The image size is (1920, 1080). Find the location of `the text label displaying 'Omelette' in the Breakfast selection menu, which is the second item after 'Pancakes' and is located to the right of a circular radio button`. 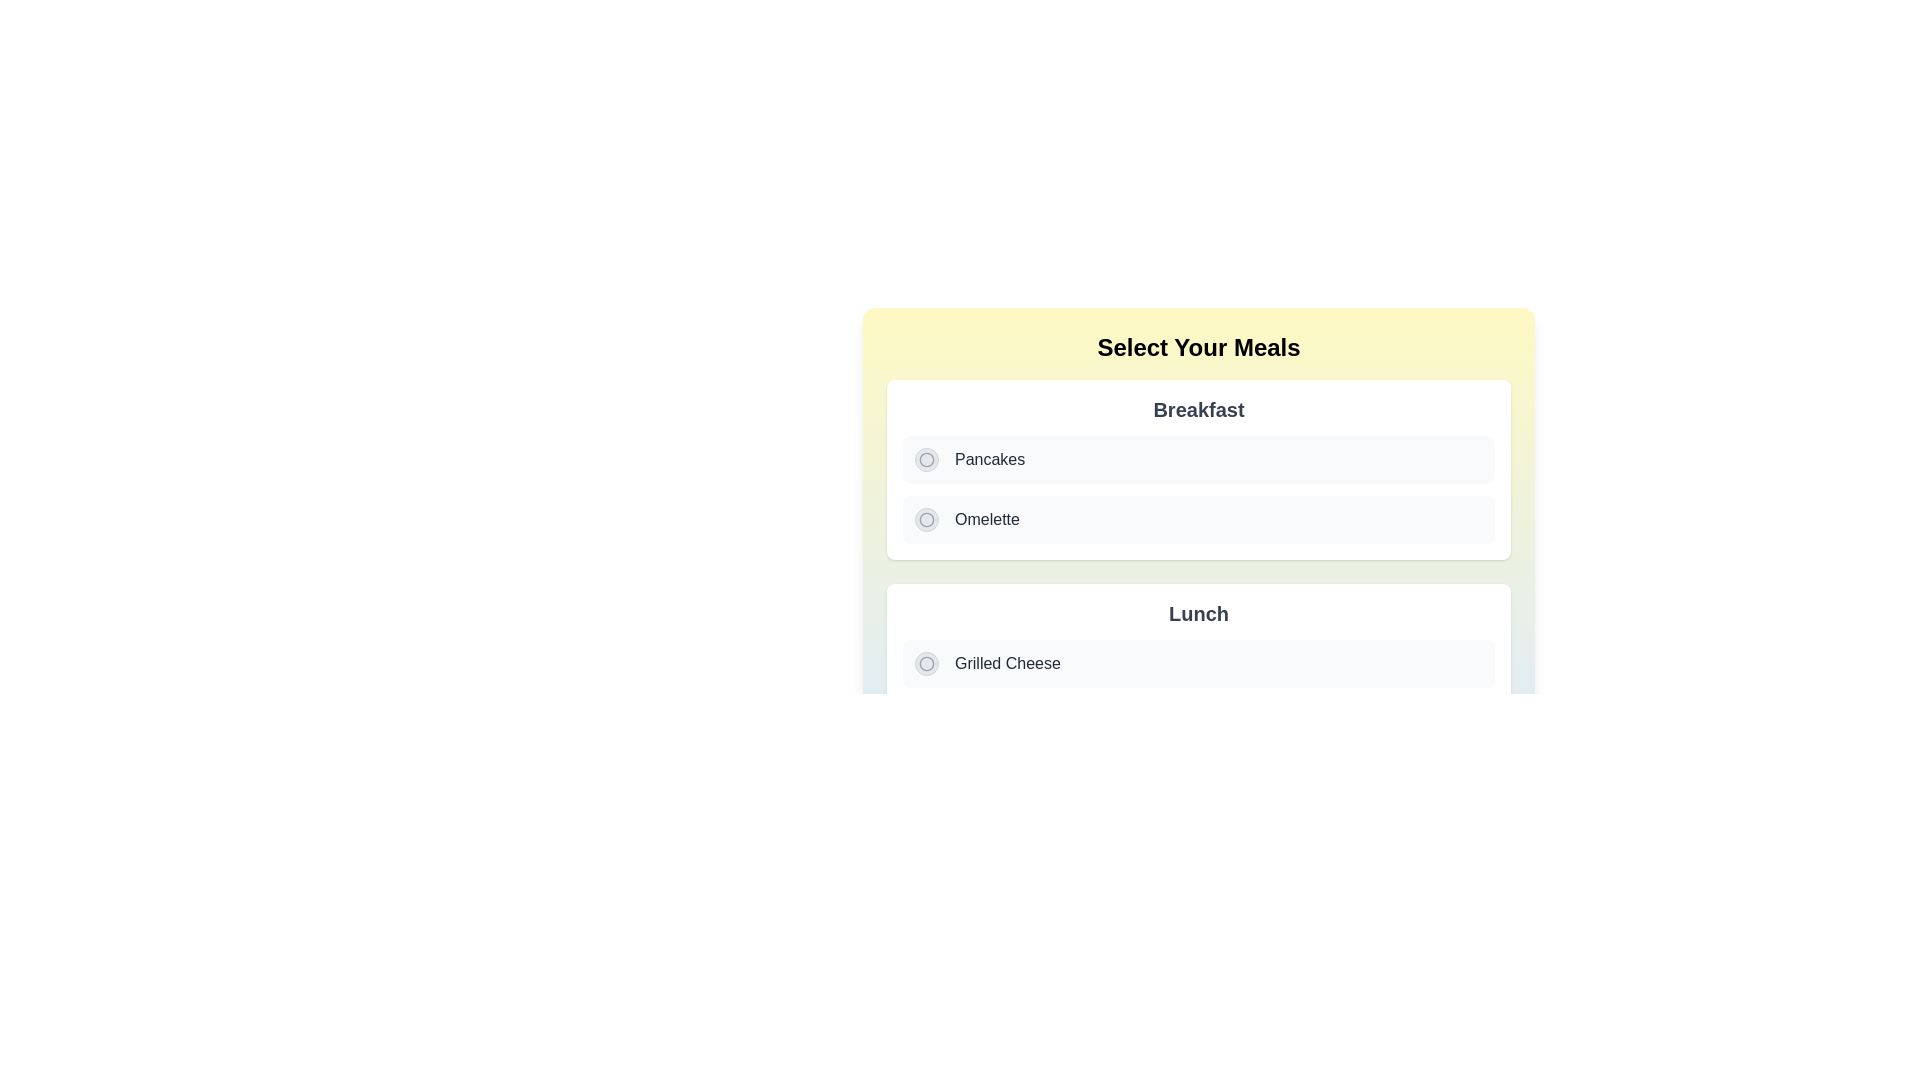

the text label displaying 'Omelette' in the Breakfast selection menu, which is the second item after 'Pancakes' and is located to the right of a circular radio button is located at coordinates (987, 519).